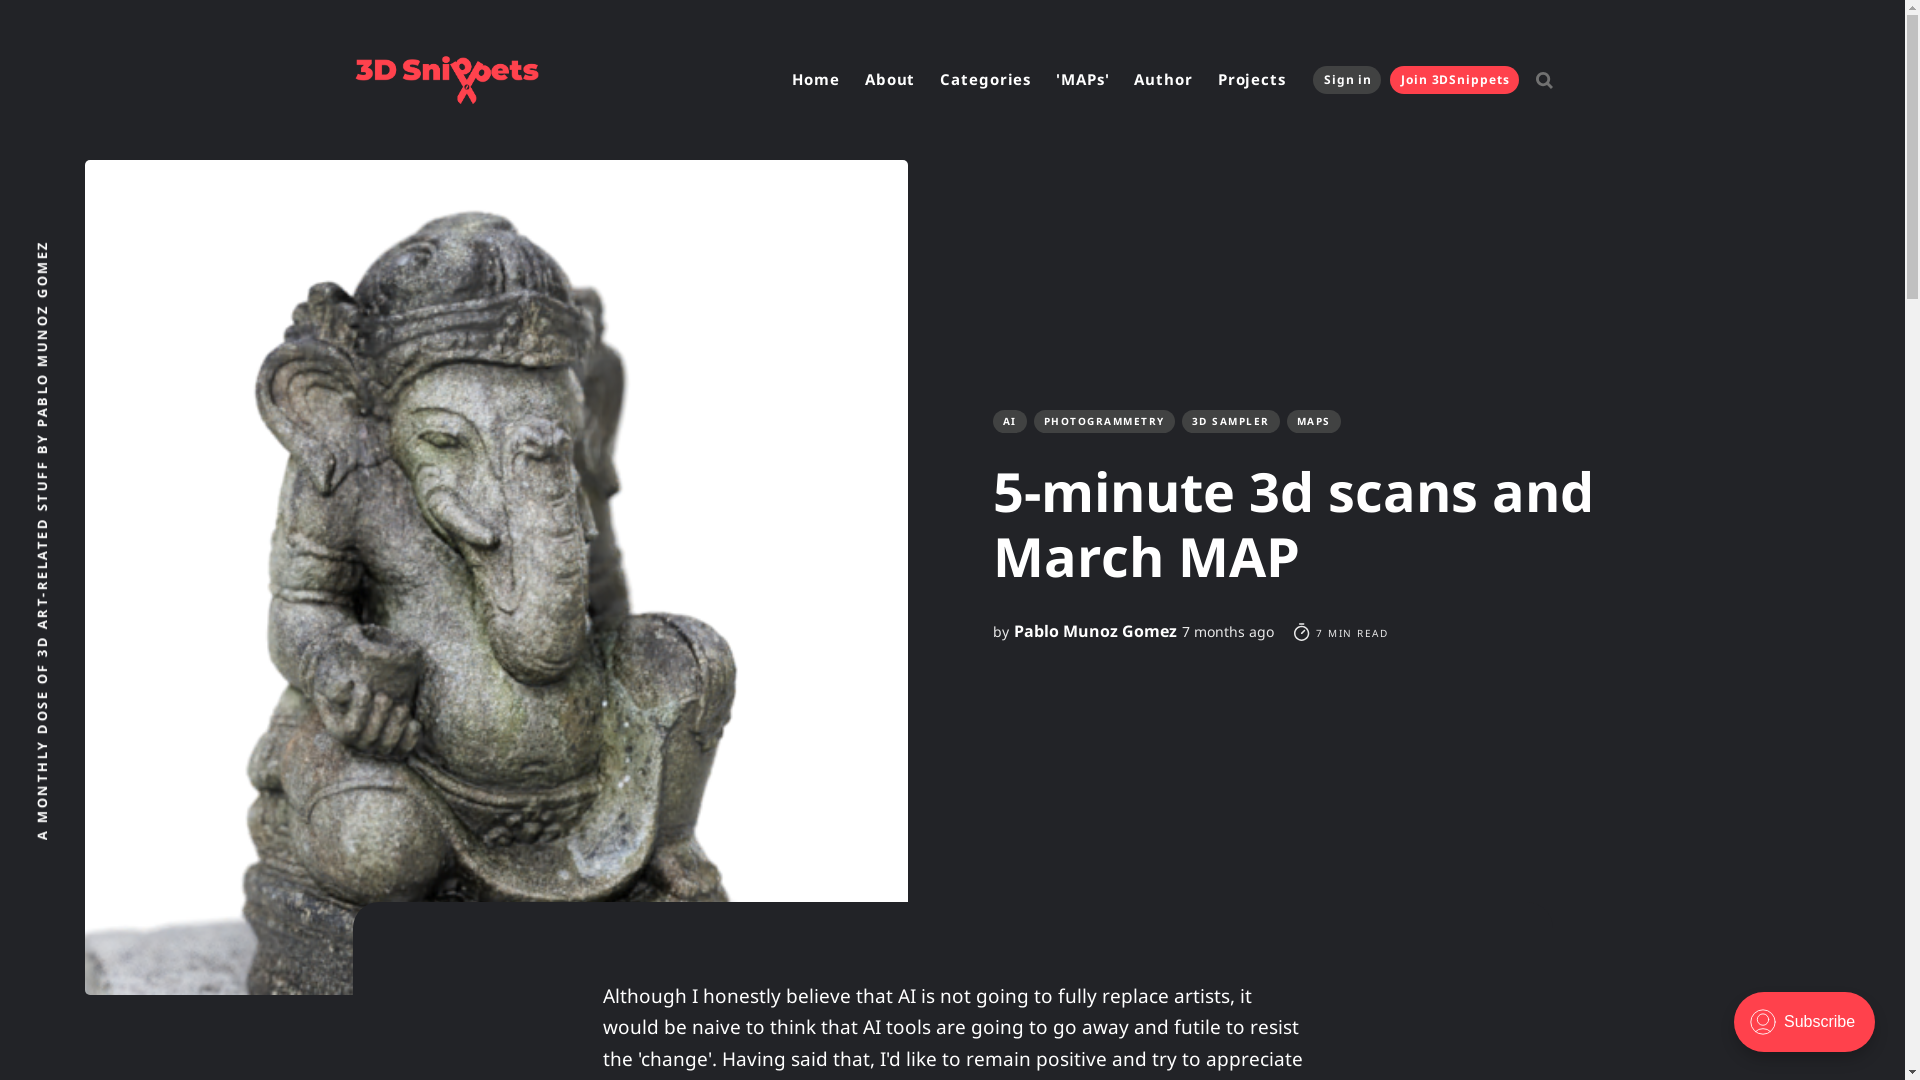 The image size is (1920, 1080). Describe the element at coordinates (1081, 79) in the screenshot. I see `''MAPs''` at that location.